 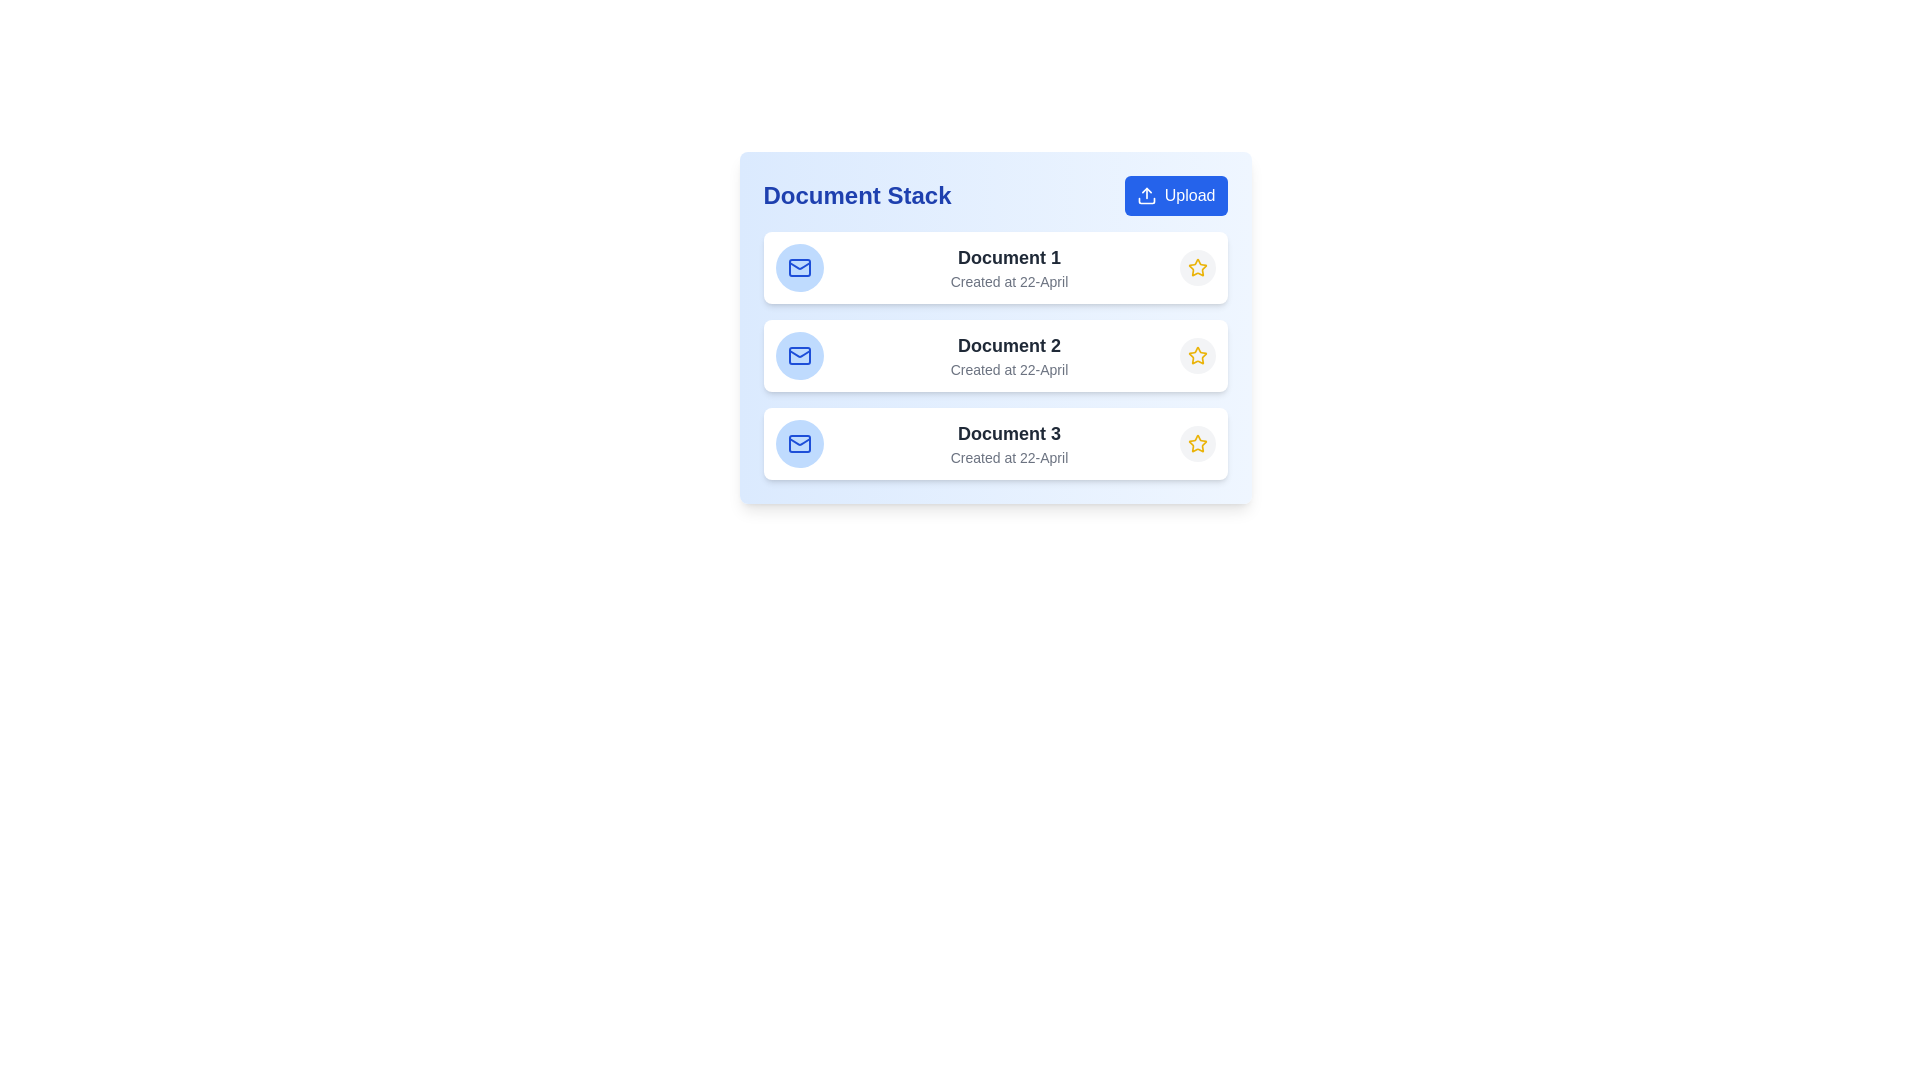 I want to click on the icon positioned to the left of the list item labeled 'Document 3' in the third row of the vertical list to focus or highlight it, so click(x=798, y=442).